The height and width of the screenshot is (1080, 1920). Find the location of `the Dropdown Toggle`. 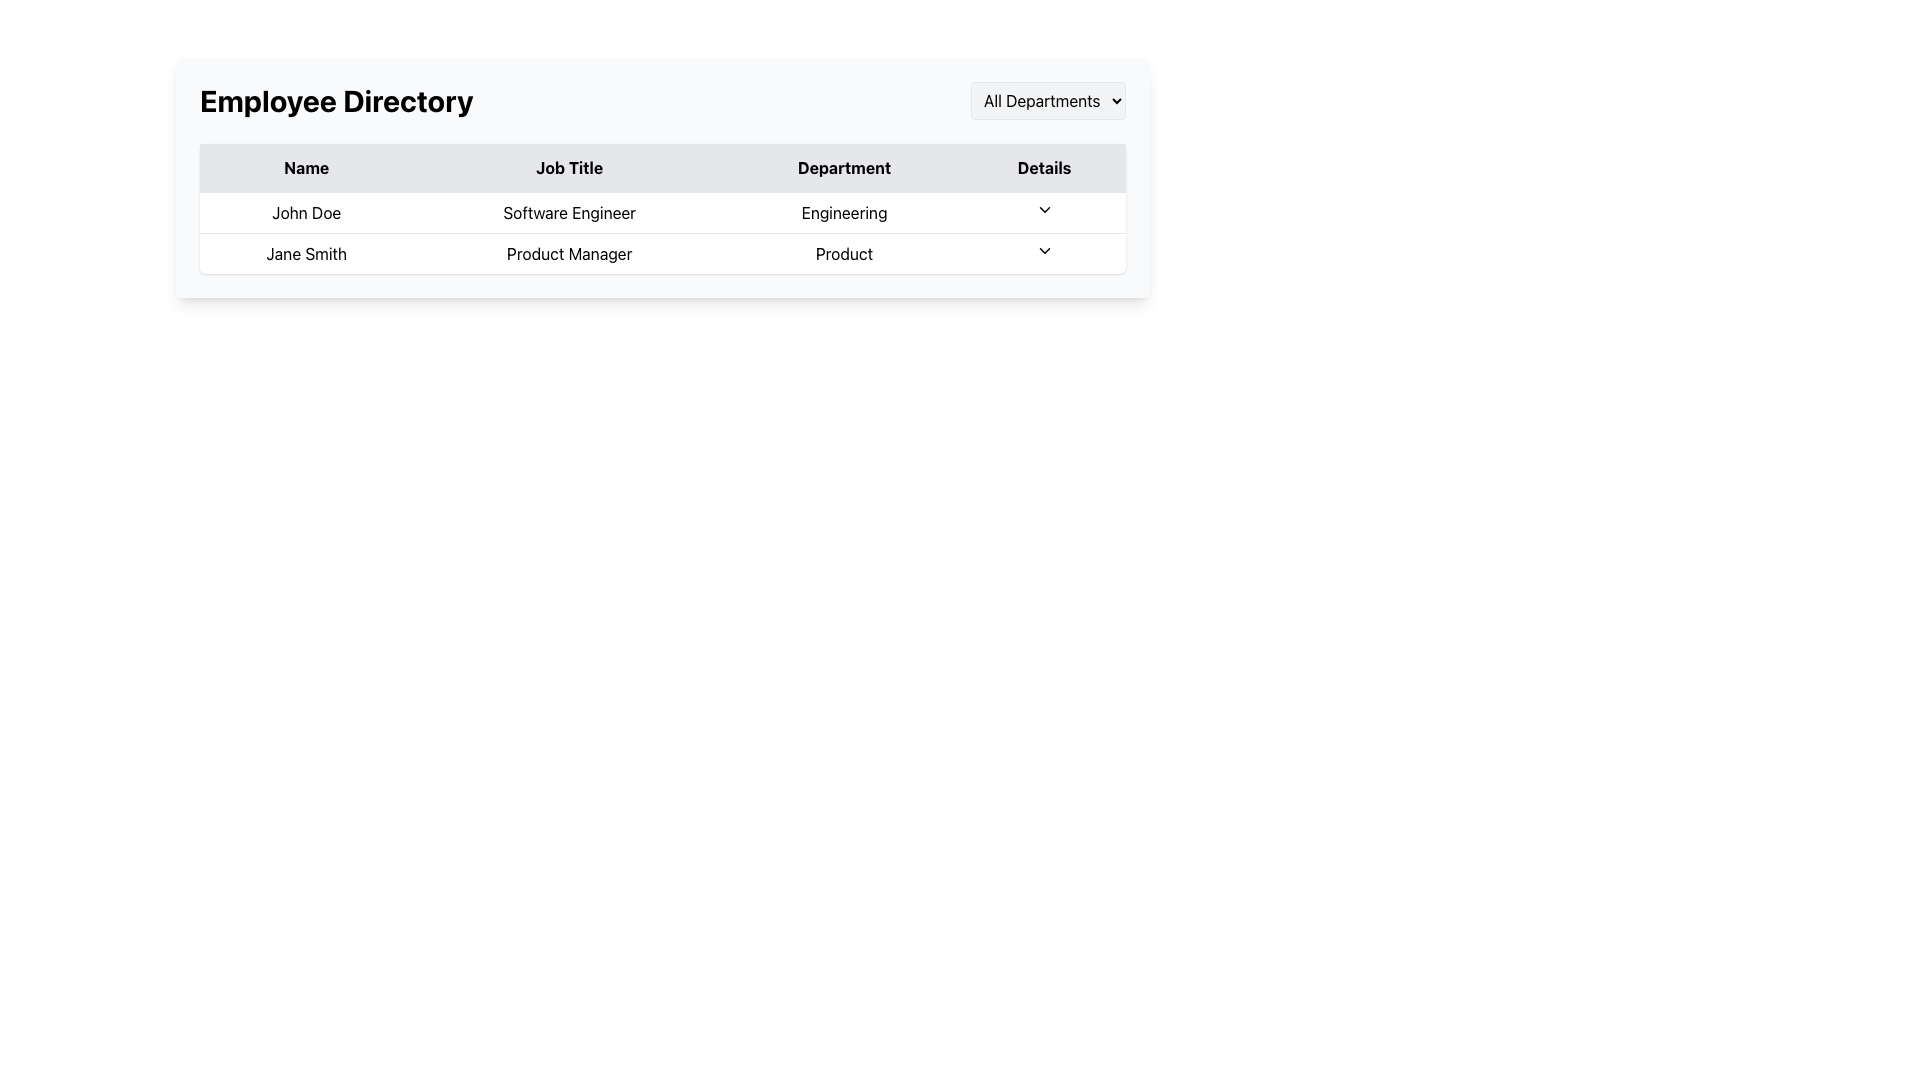

the Dropdown Toggle is located at coordinates (1043, 209).